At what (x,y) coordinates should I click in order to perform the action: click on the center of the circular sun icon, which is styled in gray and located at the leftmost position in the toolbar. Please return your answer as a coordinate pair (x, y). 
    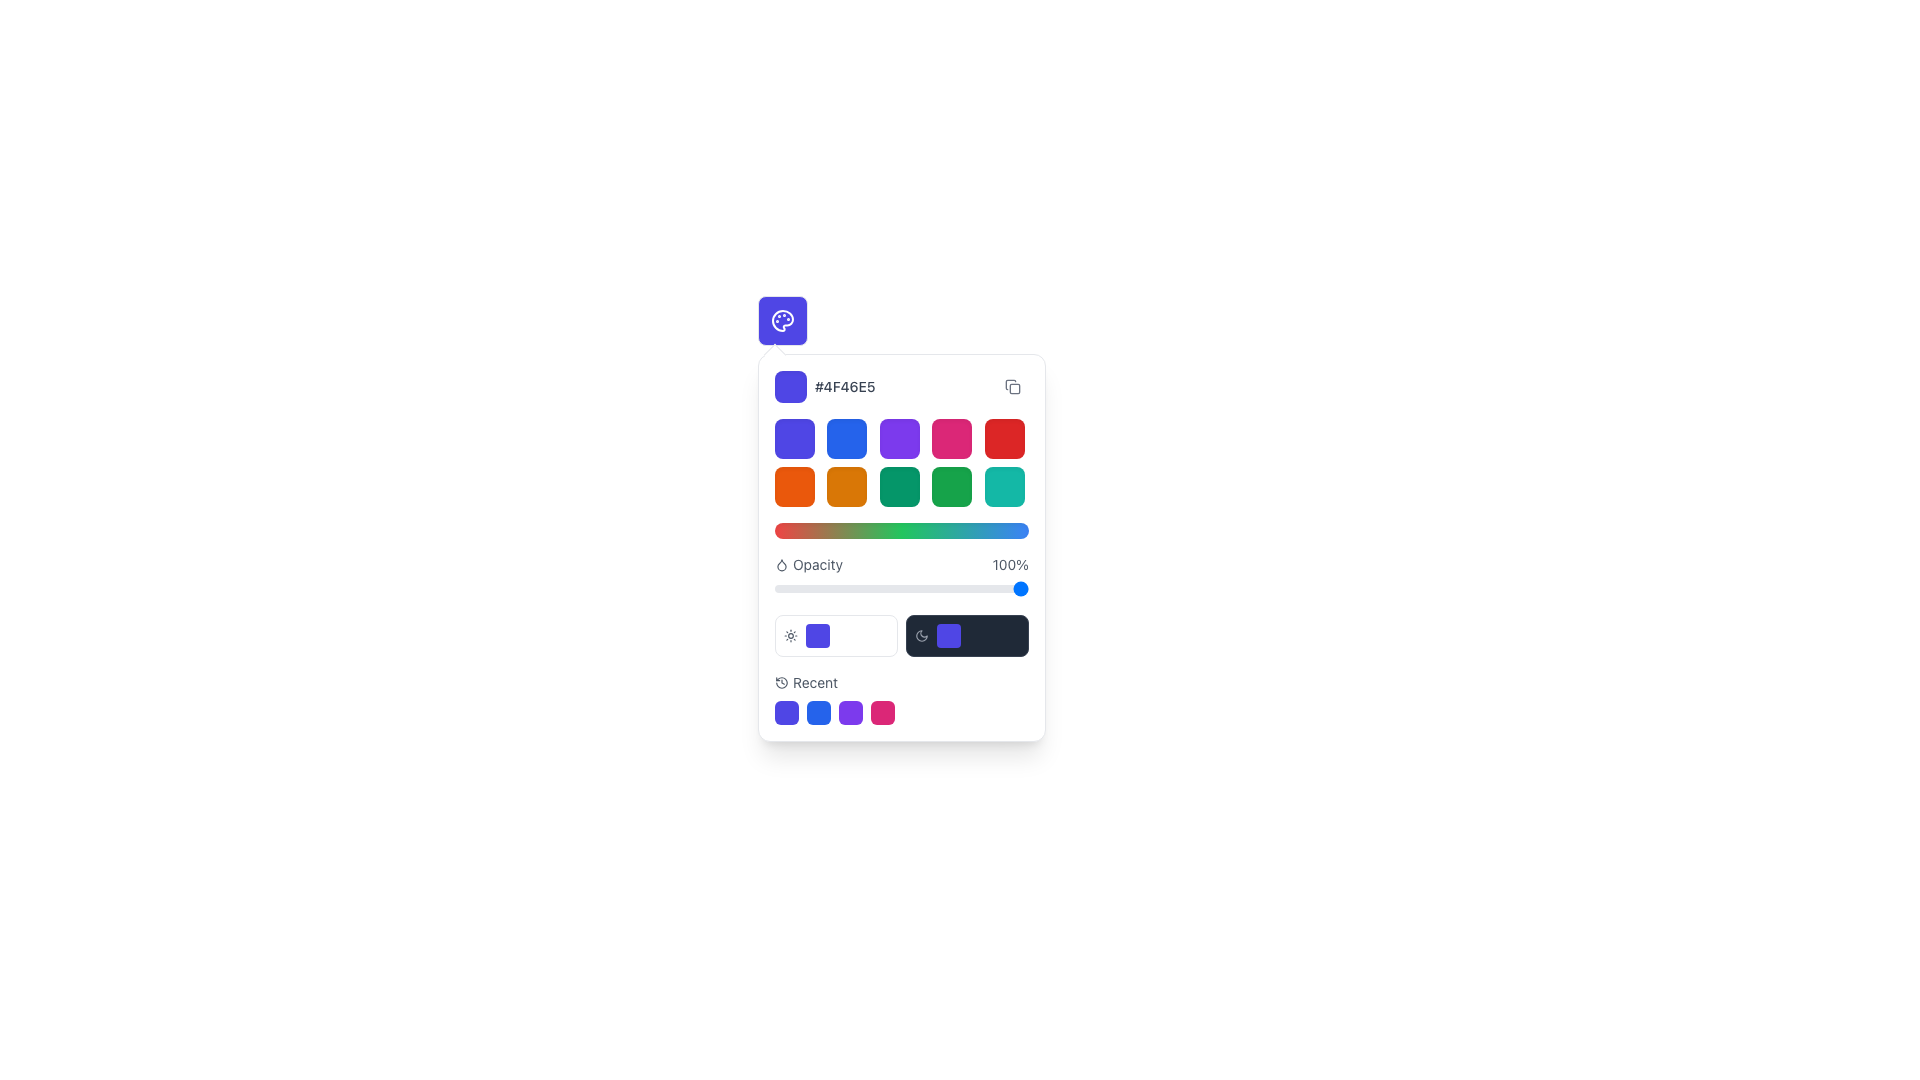
    Looking at the image, I should click on (790, 636).